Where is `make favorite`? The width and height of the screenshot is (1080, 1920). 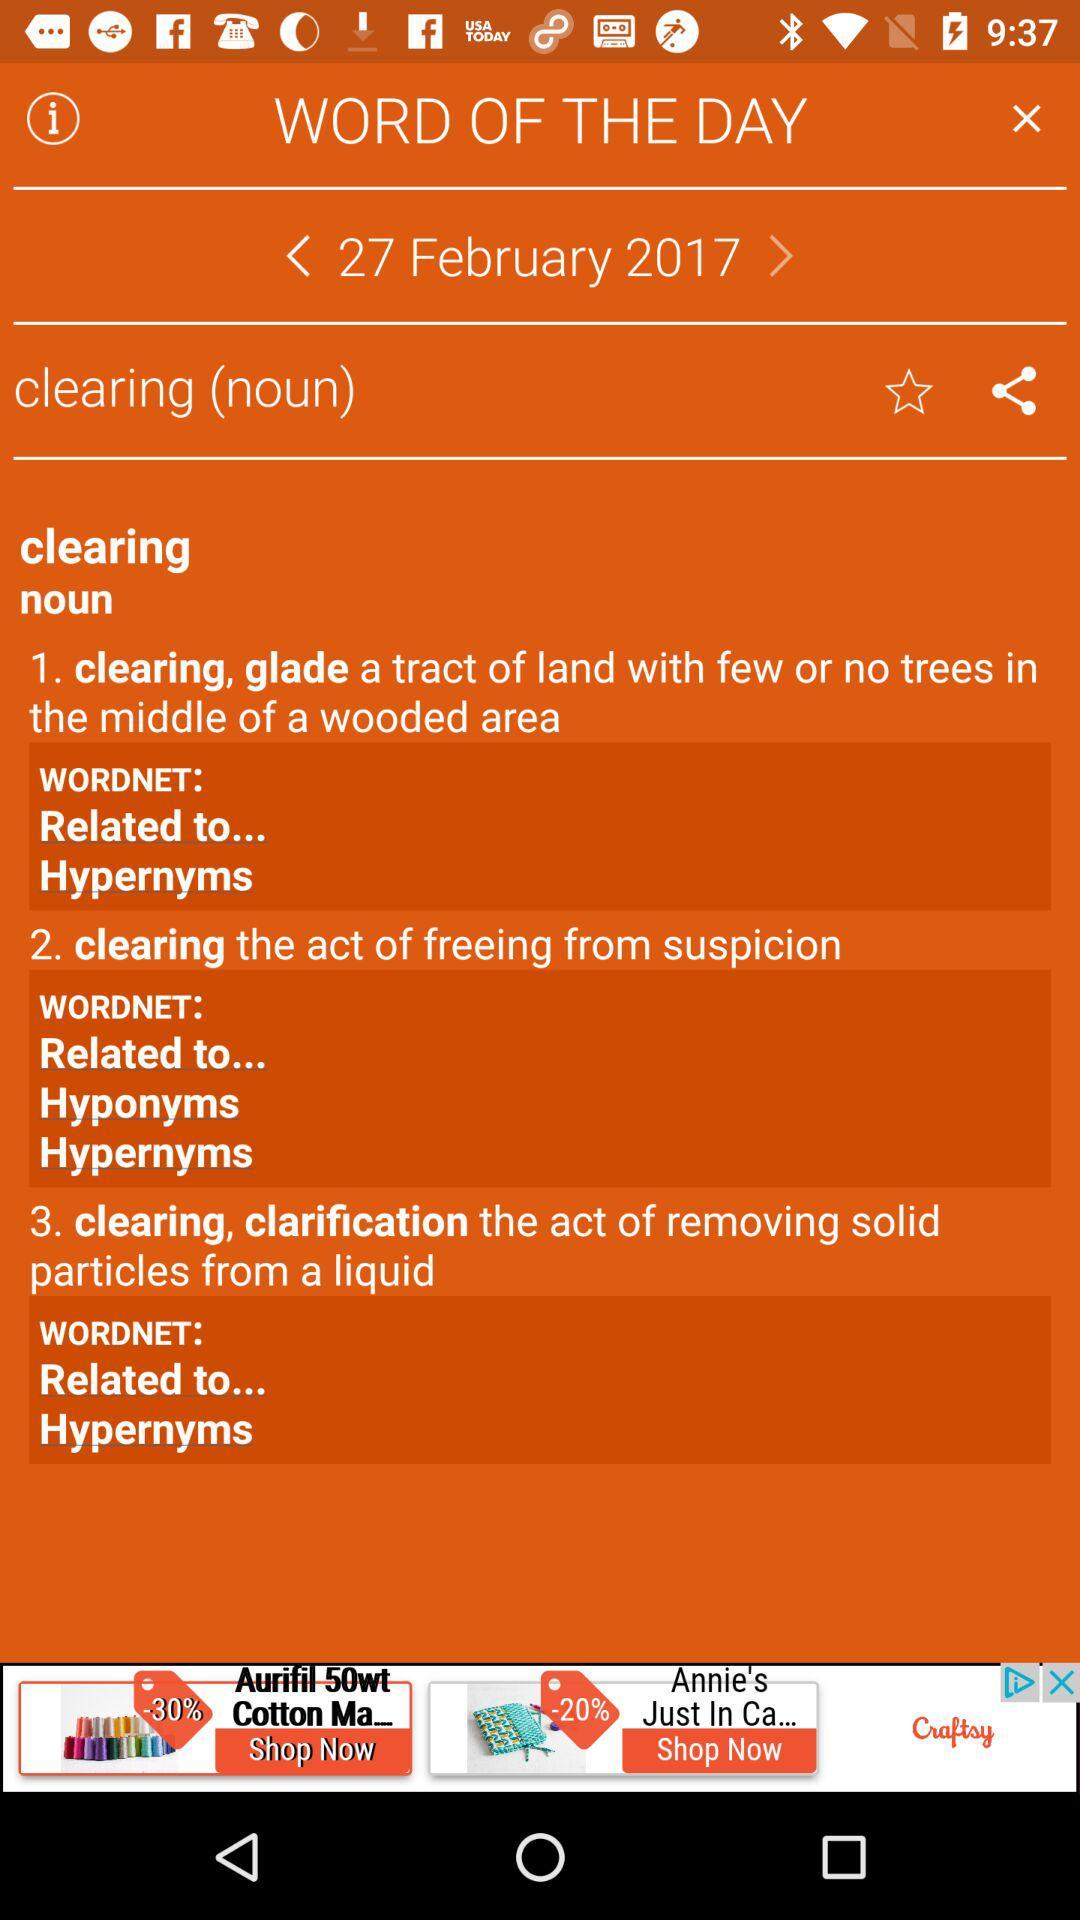
make favorite is located at coordinates (909, 390).